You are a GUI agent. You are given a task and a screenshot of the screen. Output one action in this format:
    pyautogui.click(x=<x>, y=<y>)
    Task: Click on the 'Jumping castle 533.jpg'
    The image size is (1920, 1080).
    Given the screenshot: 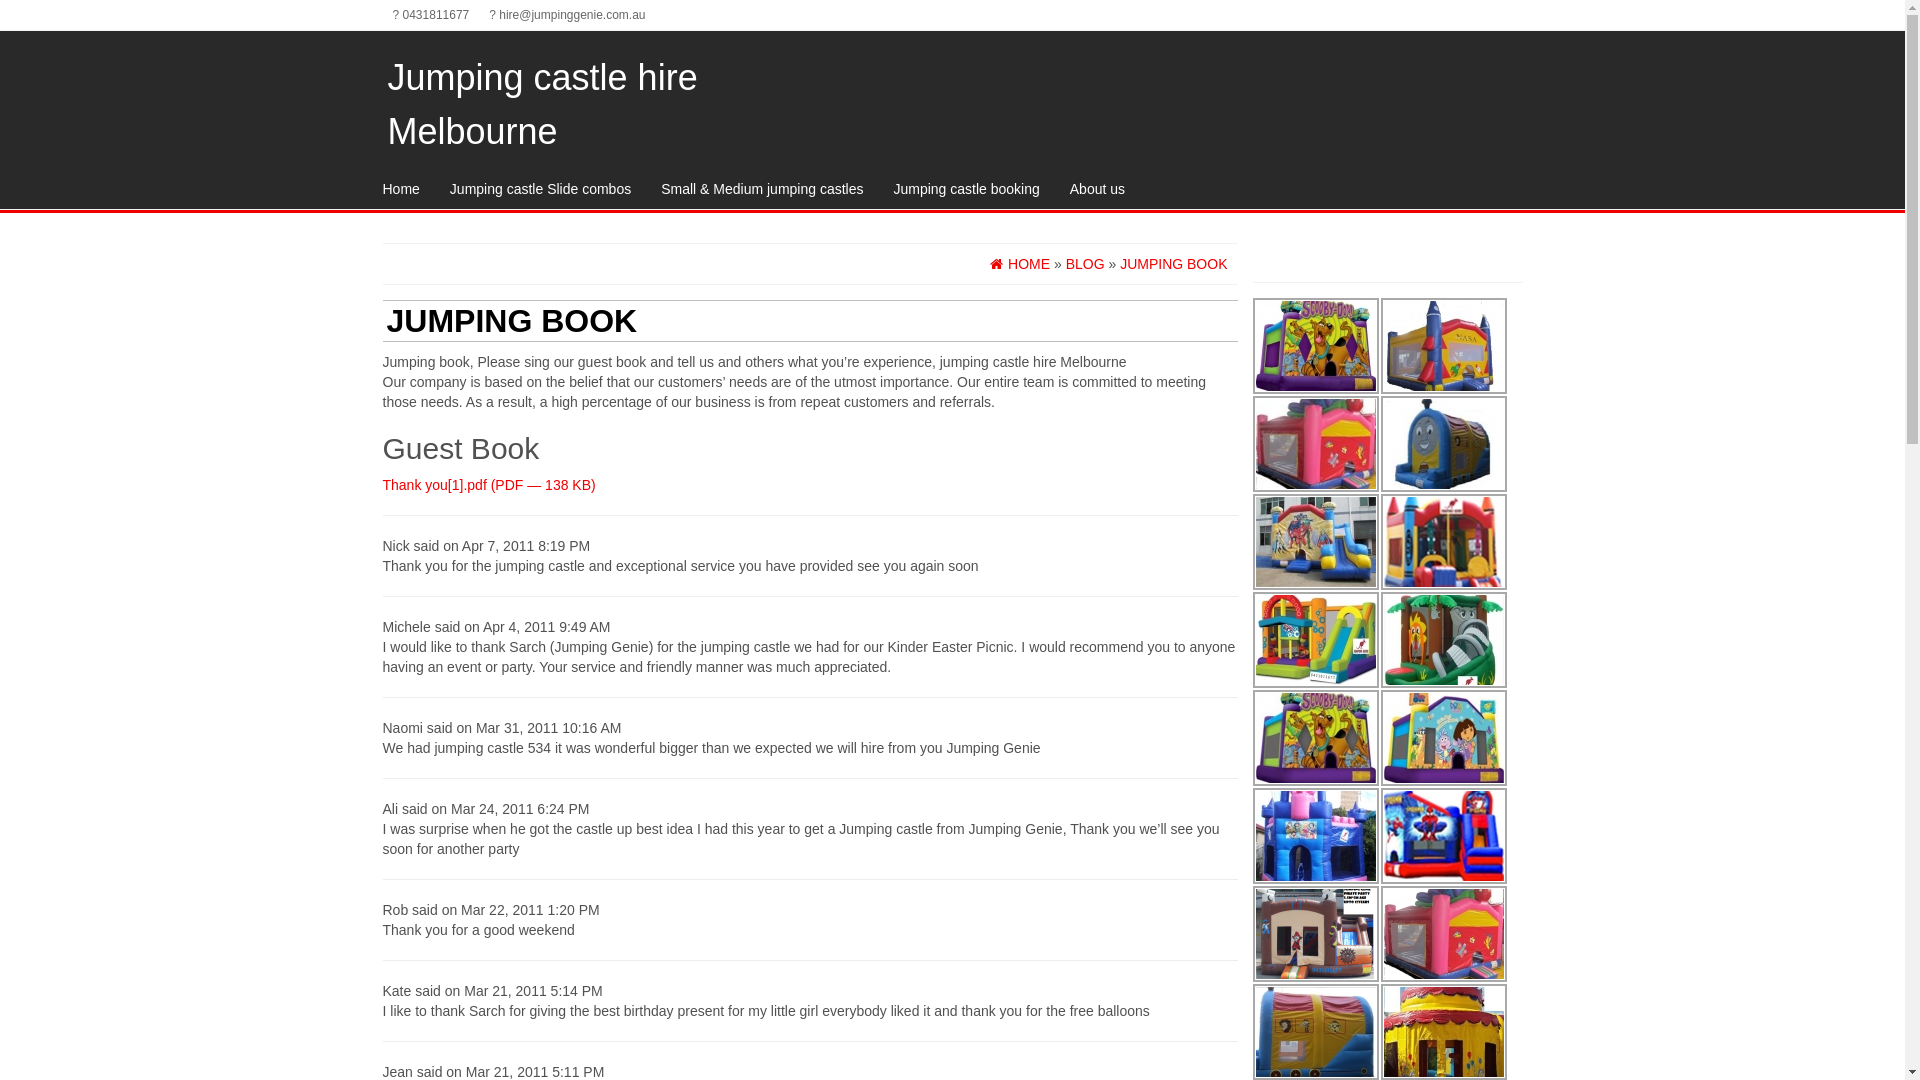 What is the action you would take?
    pyautogui.click(x=1315, y=640)
    